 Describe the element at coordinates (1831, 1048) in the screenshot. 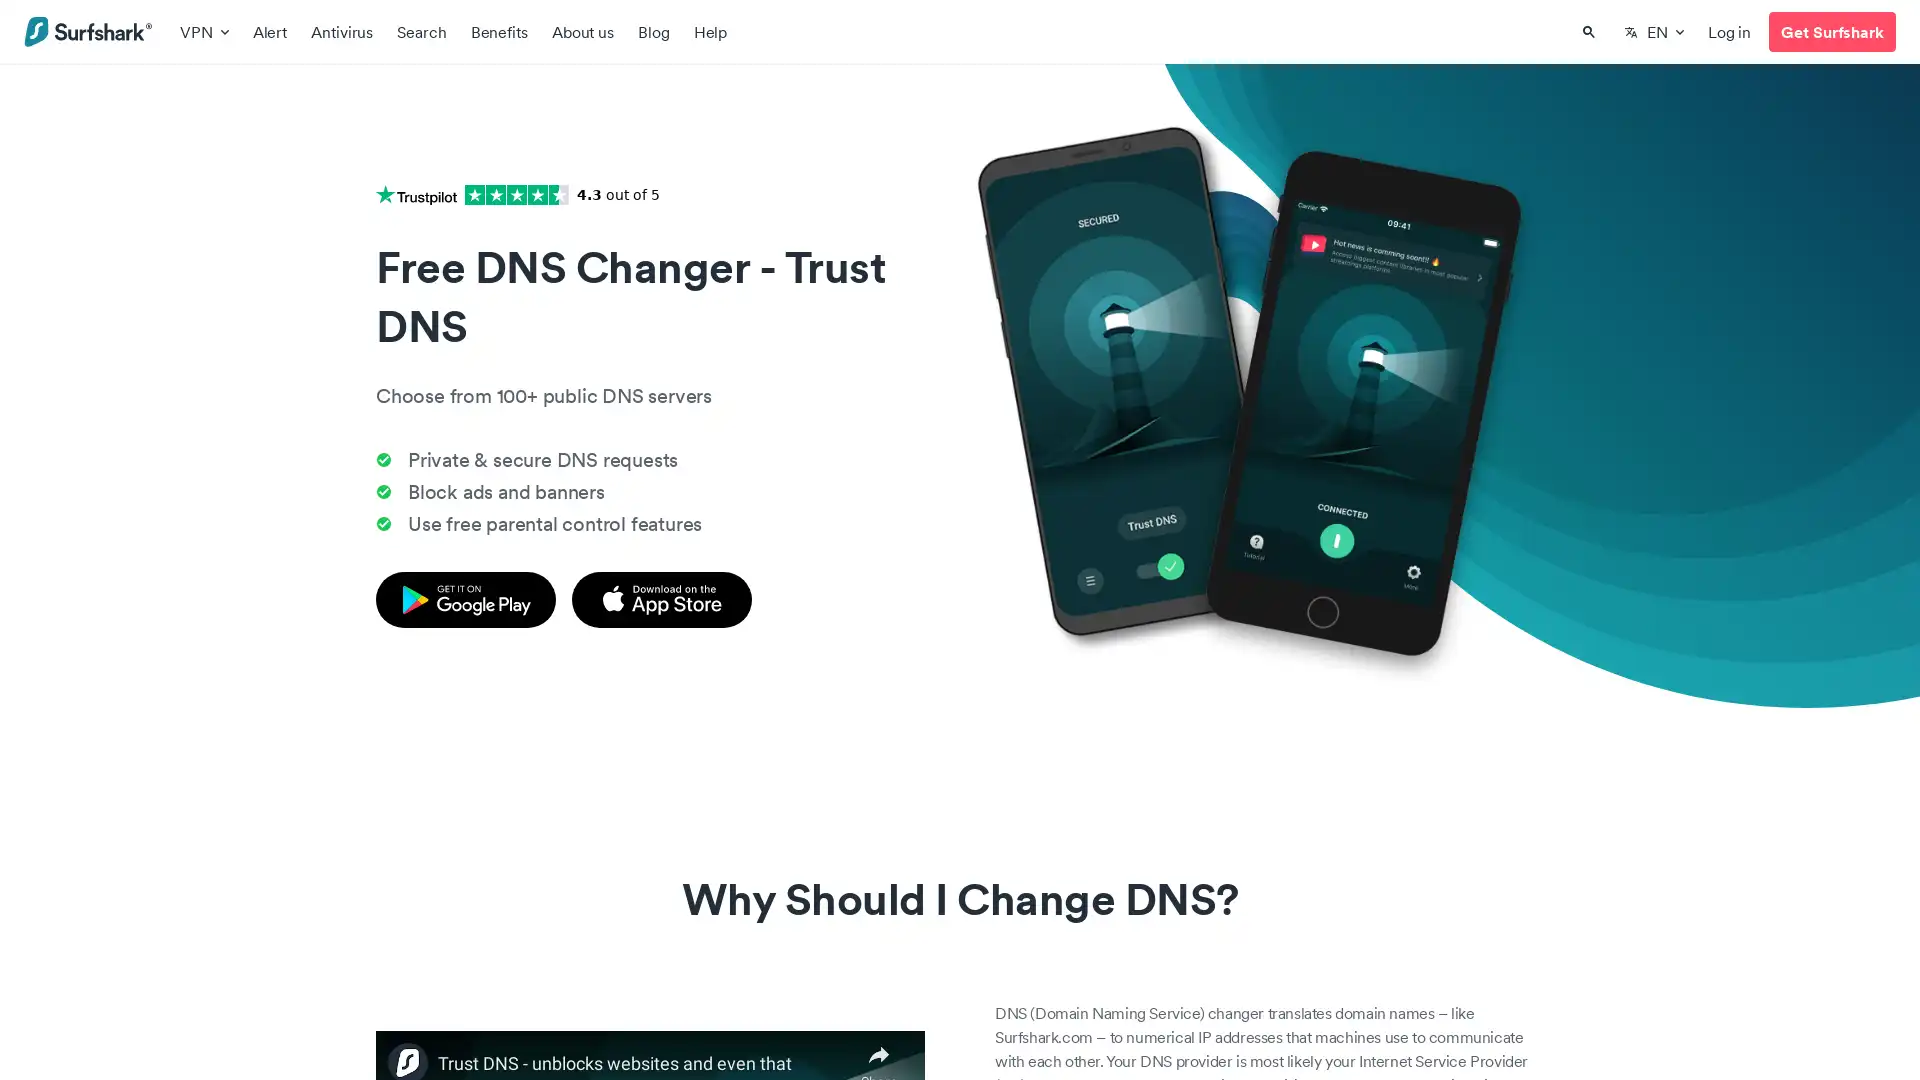

I see `loading Support` at that location.